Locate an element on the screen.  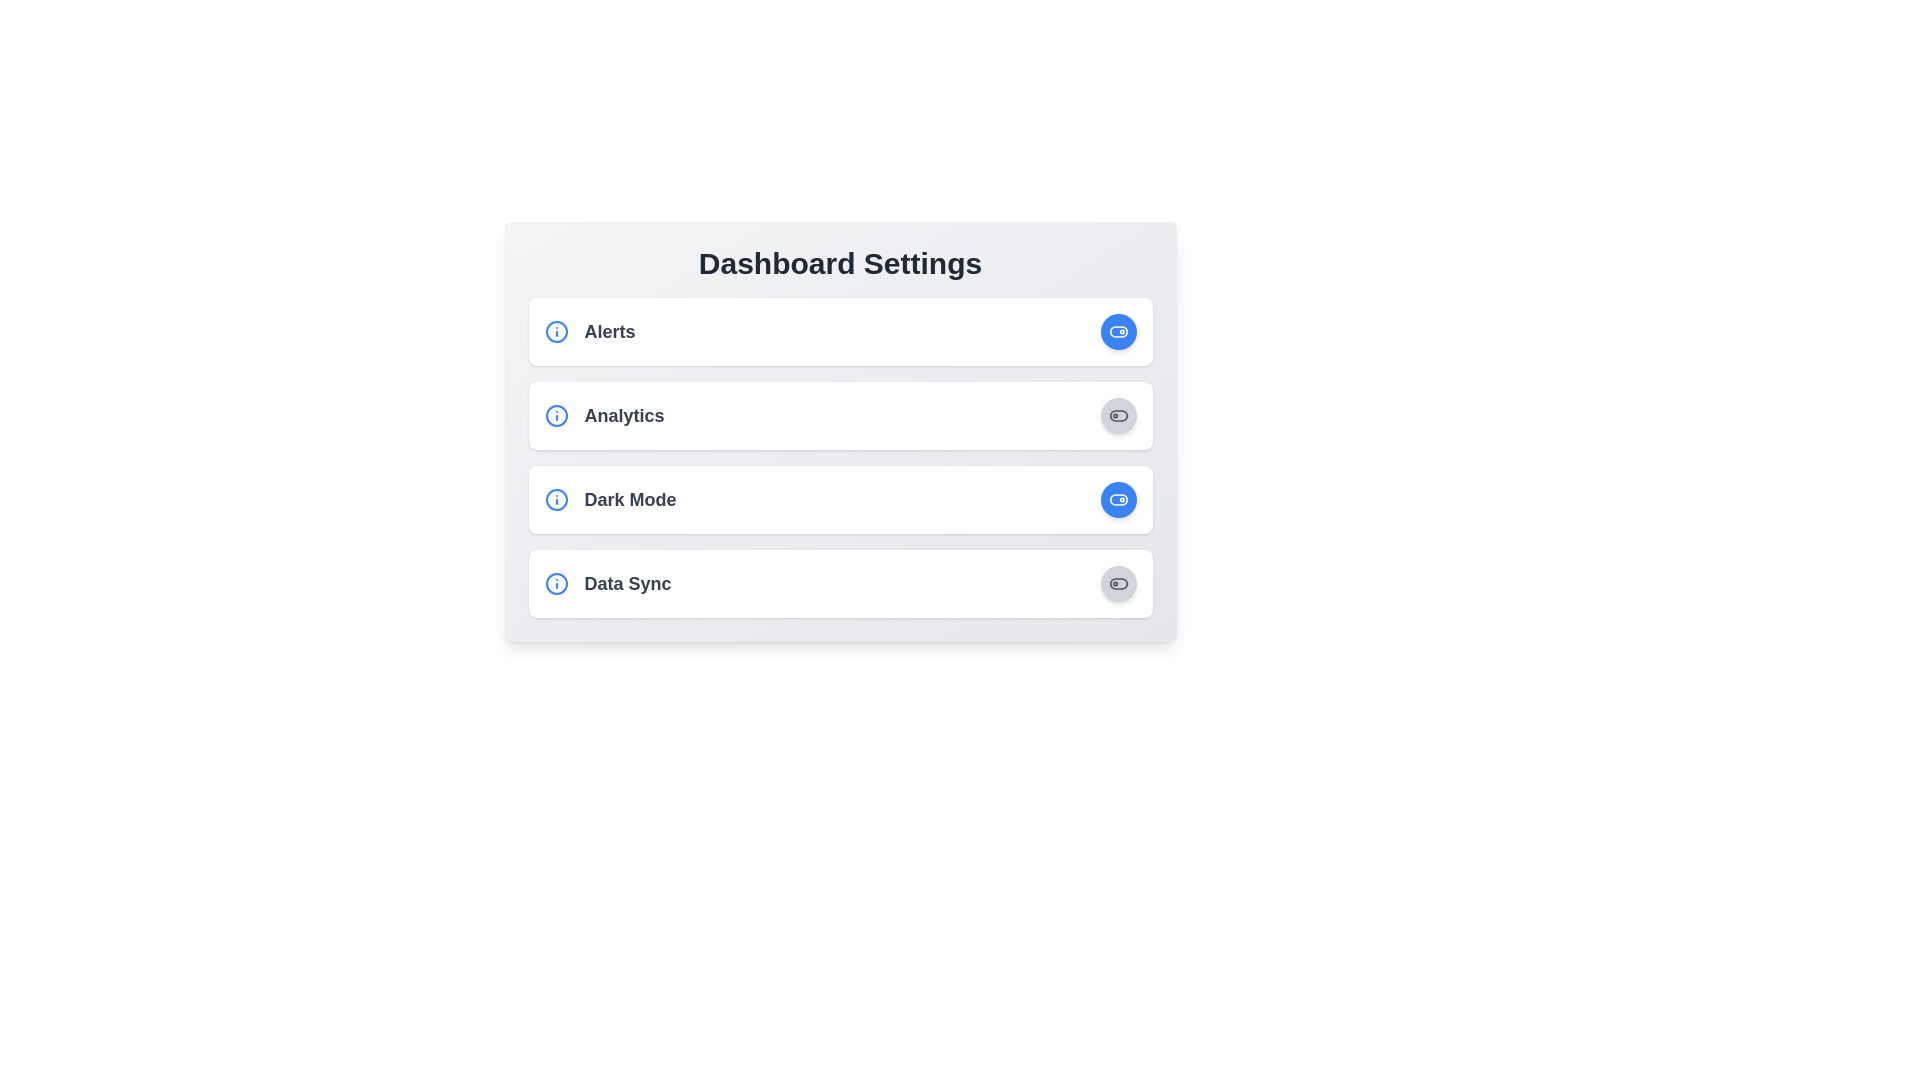
toggle button for Alerts to toggle its state is located at coordinates (1117, 330).